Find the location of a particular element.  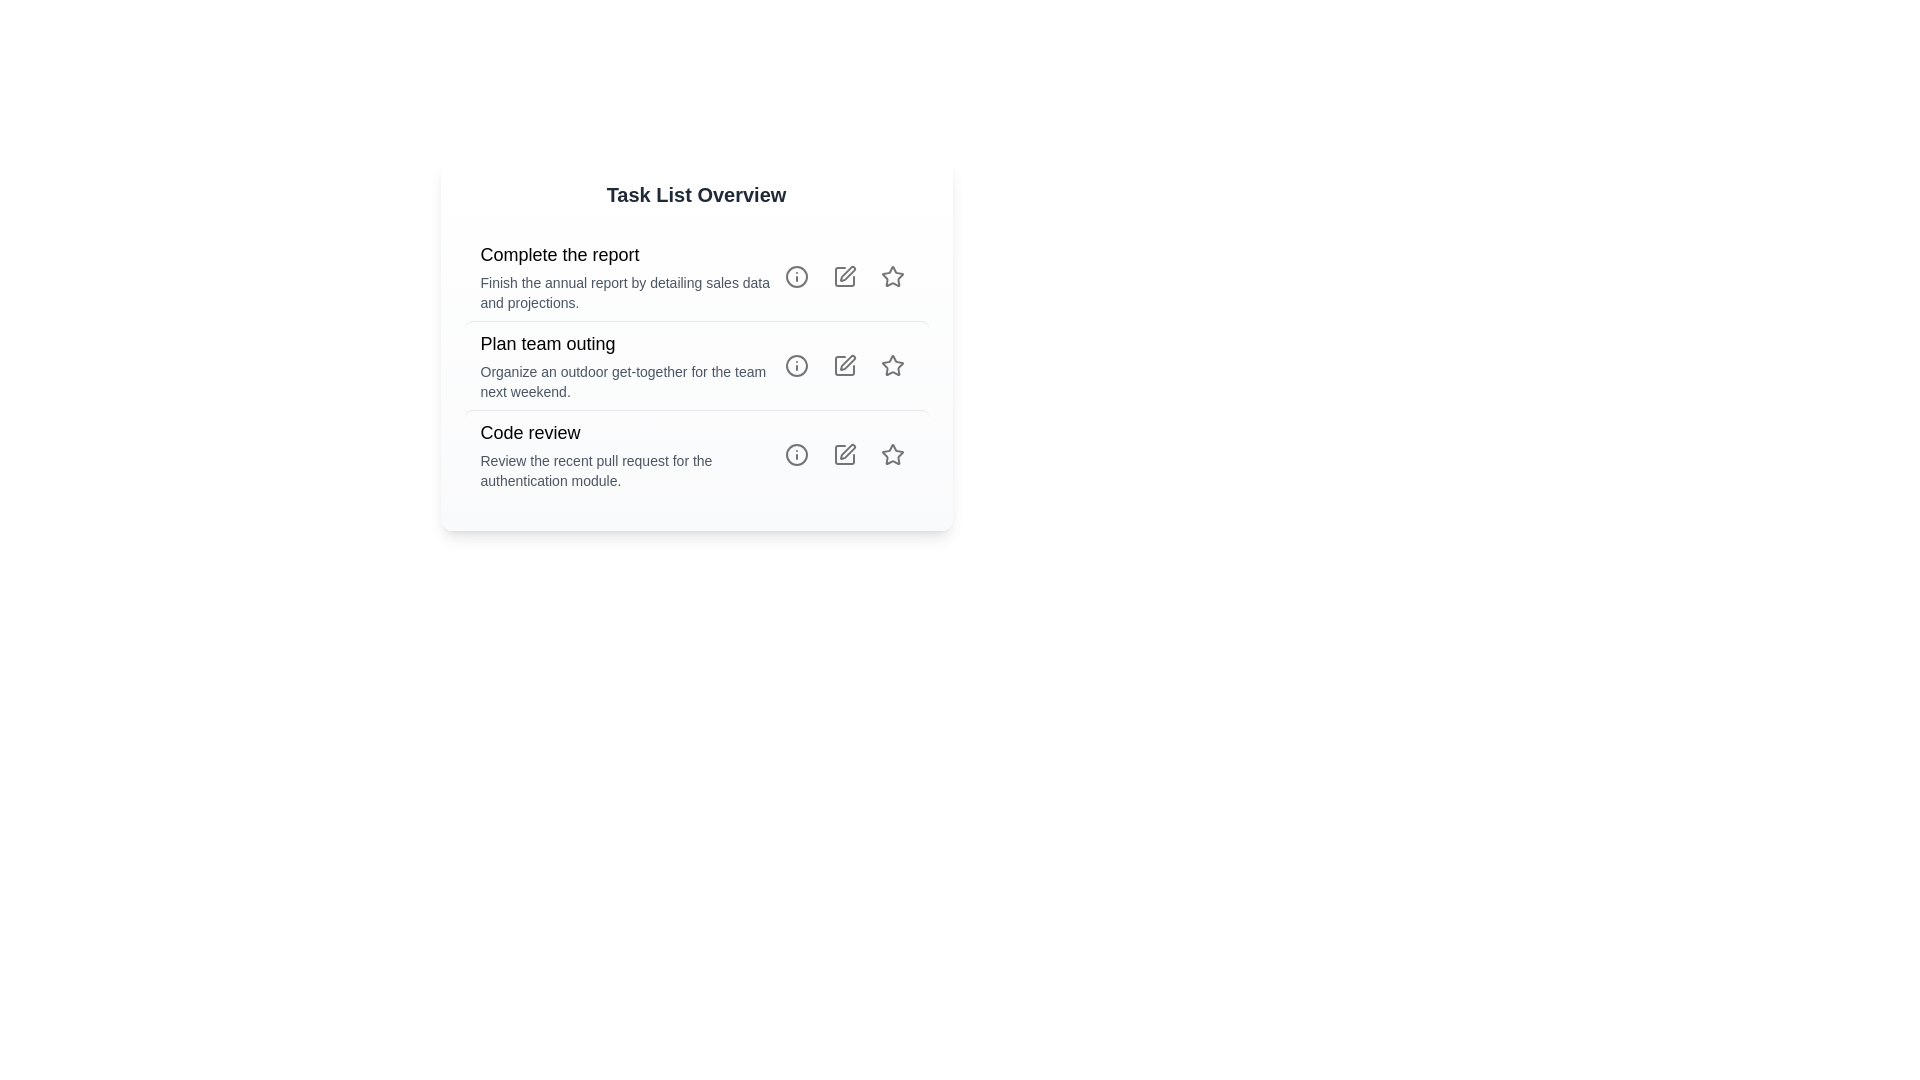

the second star-shaped icon in the task list is located at coordinates (891, 365).